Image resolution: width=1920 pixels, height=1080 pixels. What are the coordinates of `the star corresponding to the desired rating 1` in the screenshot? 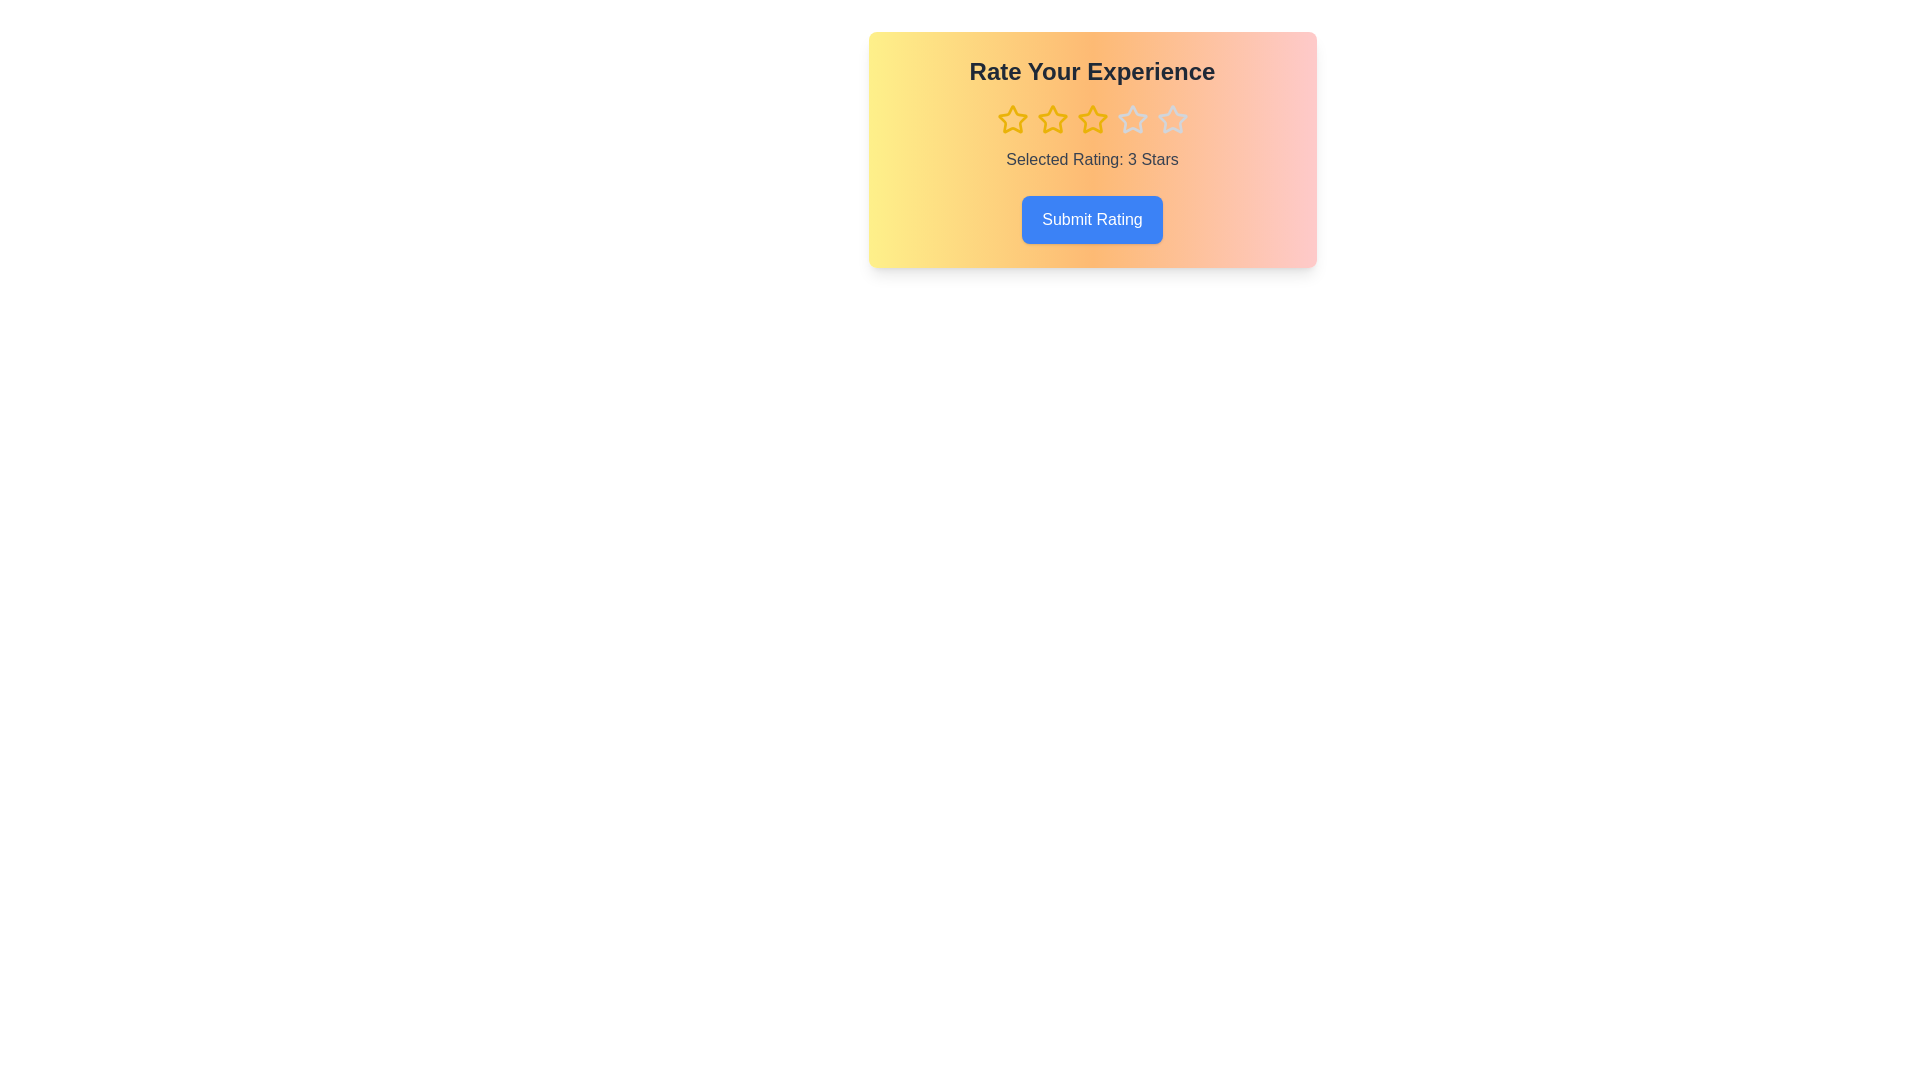 It's located at (1012, 119).